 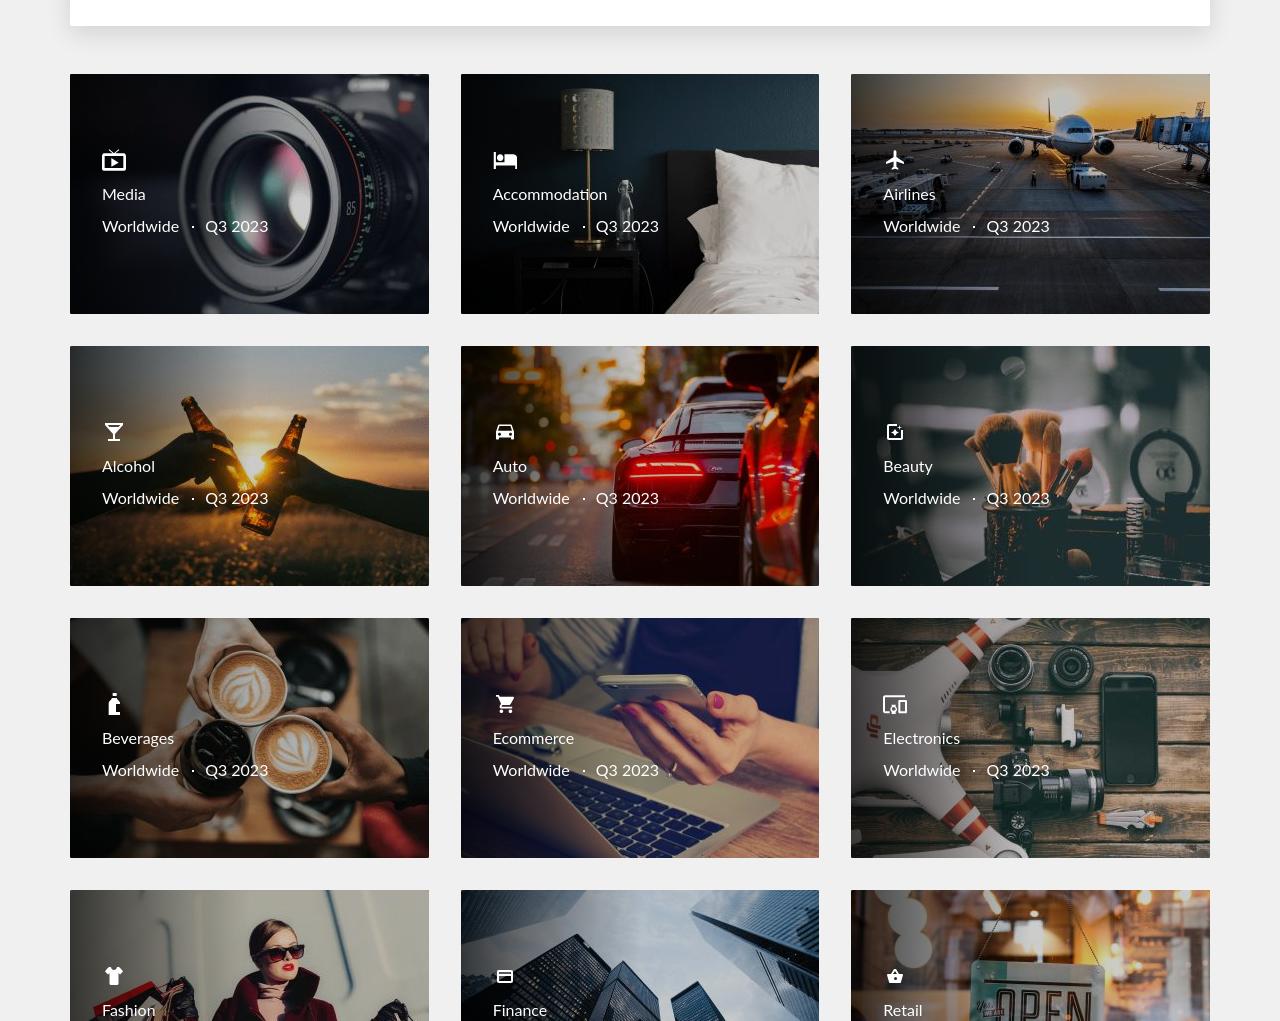 I want to click on 'Beverages', so click(x=136, y=737).